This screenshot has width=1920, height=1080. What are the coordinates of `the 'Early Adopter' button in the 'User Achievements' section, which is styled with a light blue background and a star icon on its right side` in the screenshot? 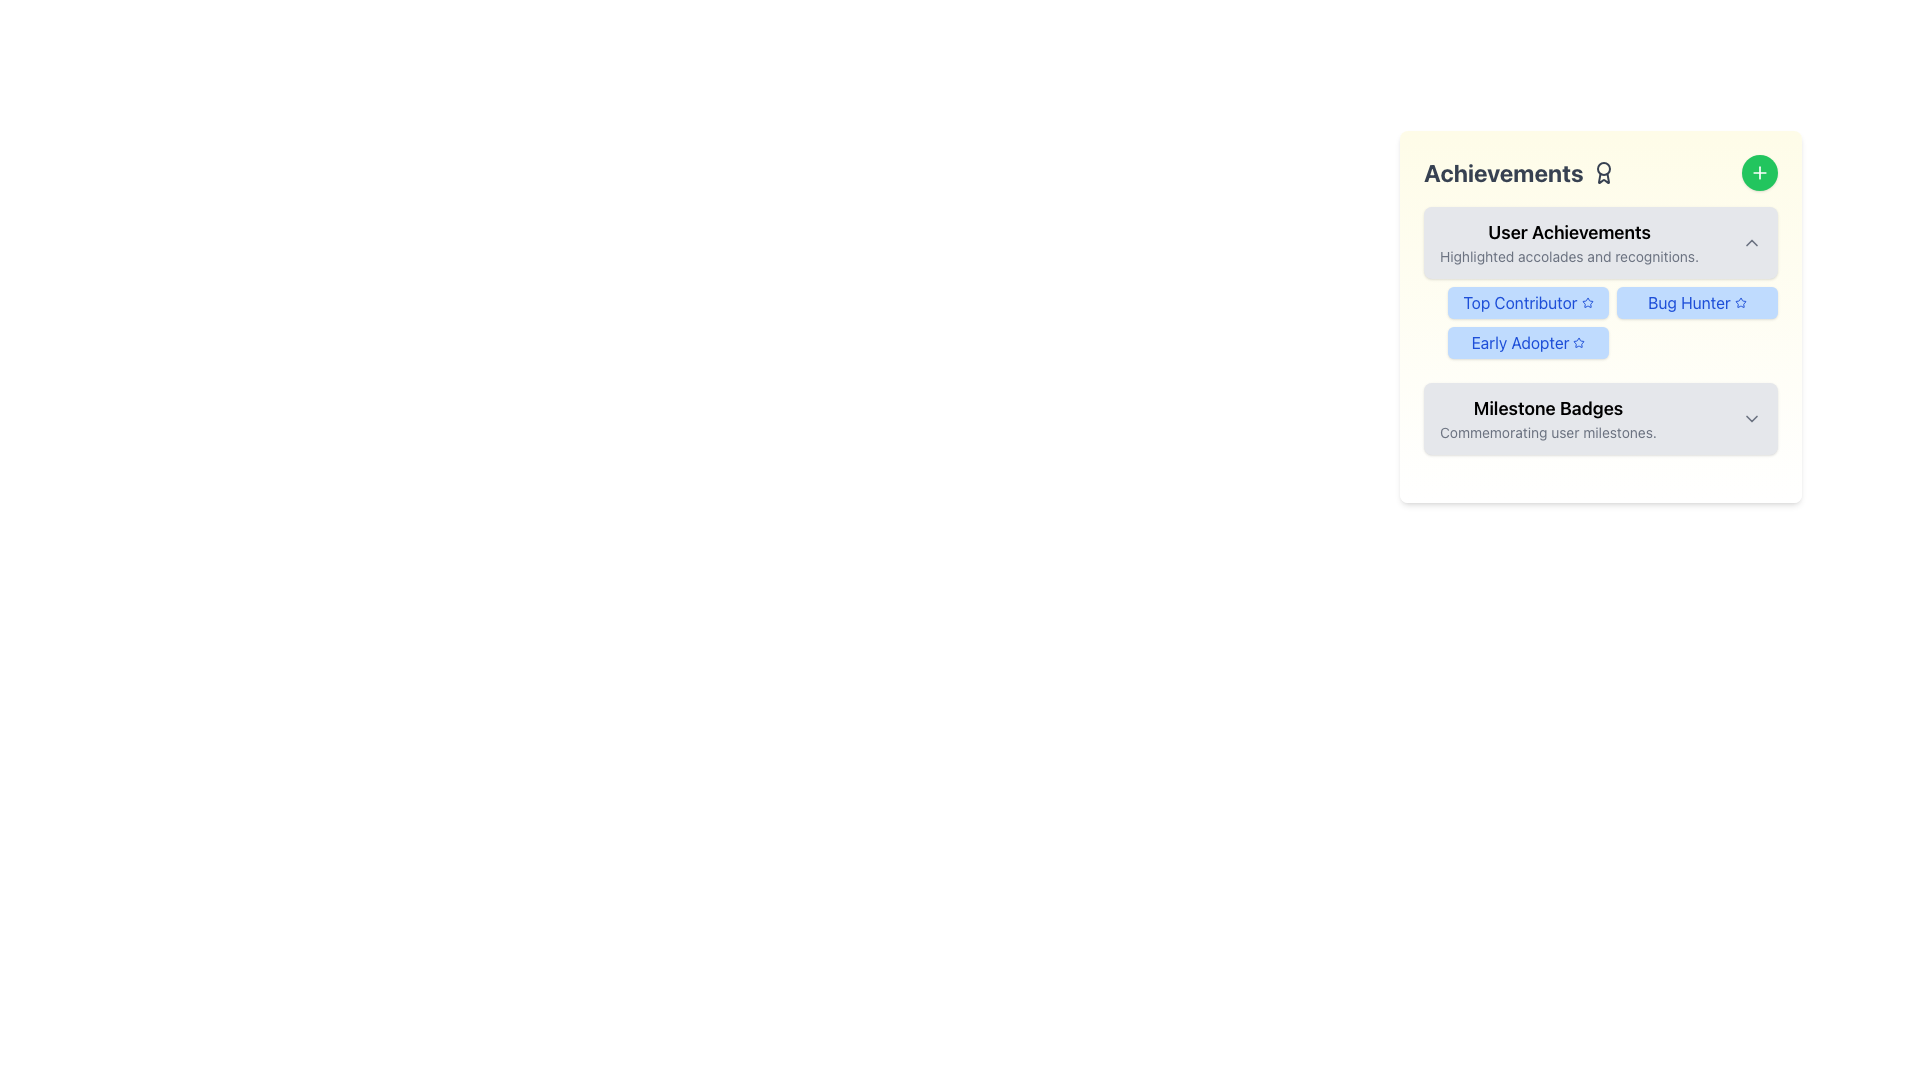 It's located at (1601, 330).